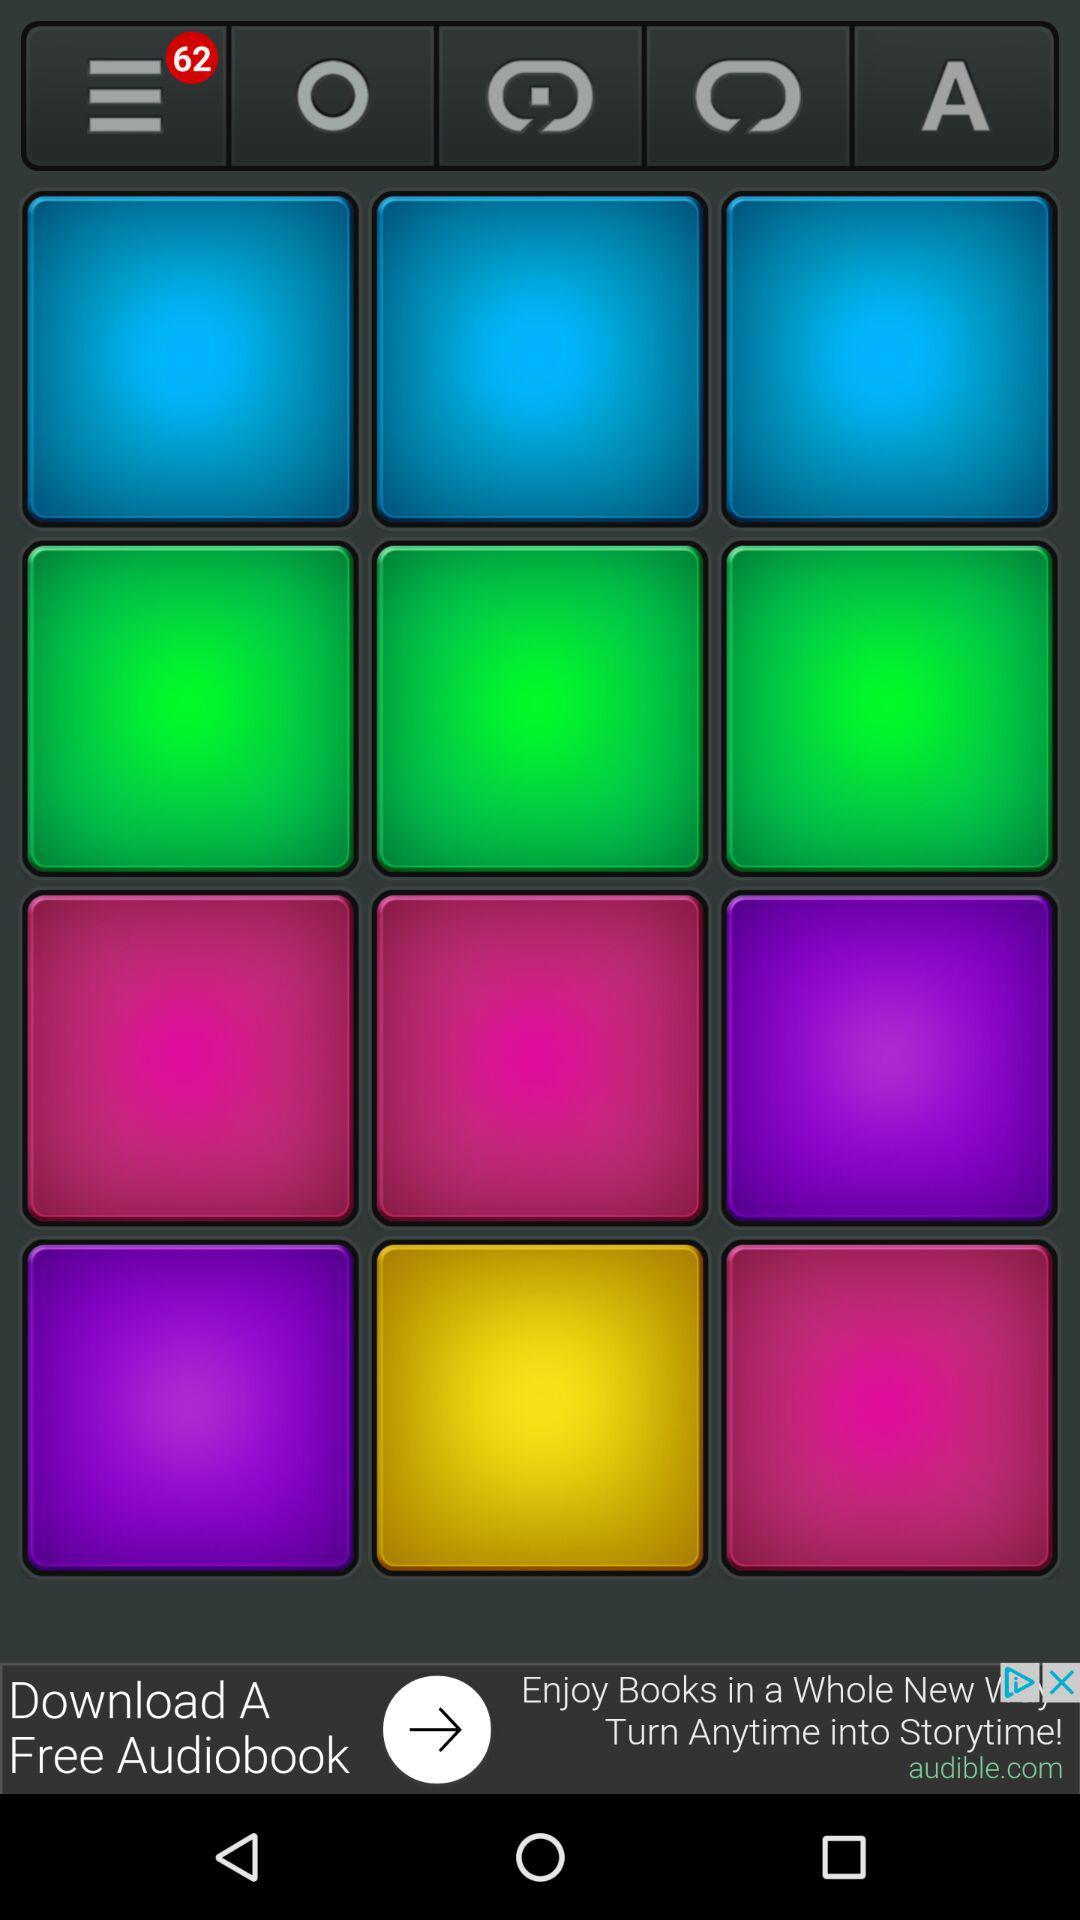  What do you see at coordinates (190, 359) in the screenshot?
I see `keypad 1` at bounding box center [190, 359].